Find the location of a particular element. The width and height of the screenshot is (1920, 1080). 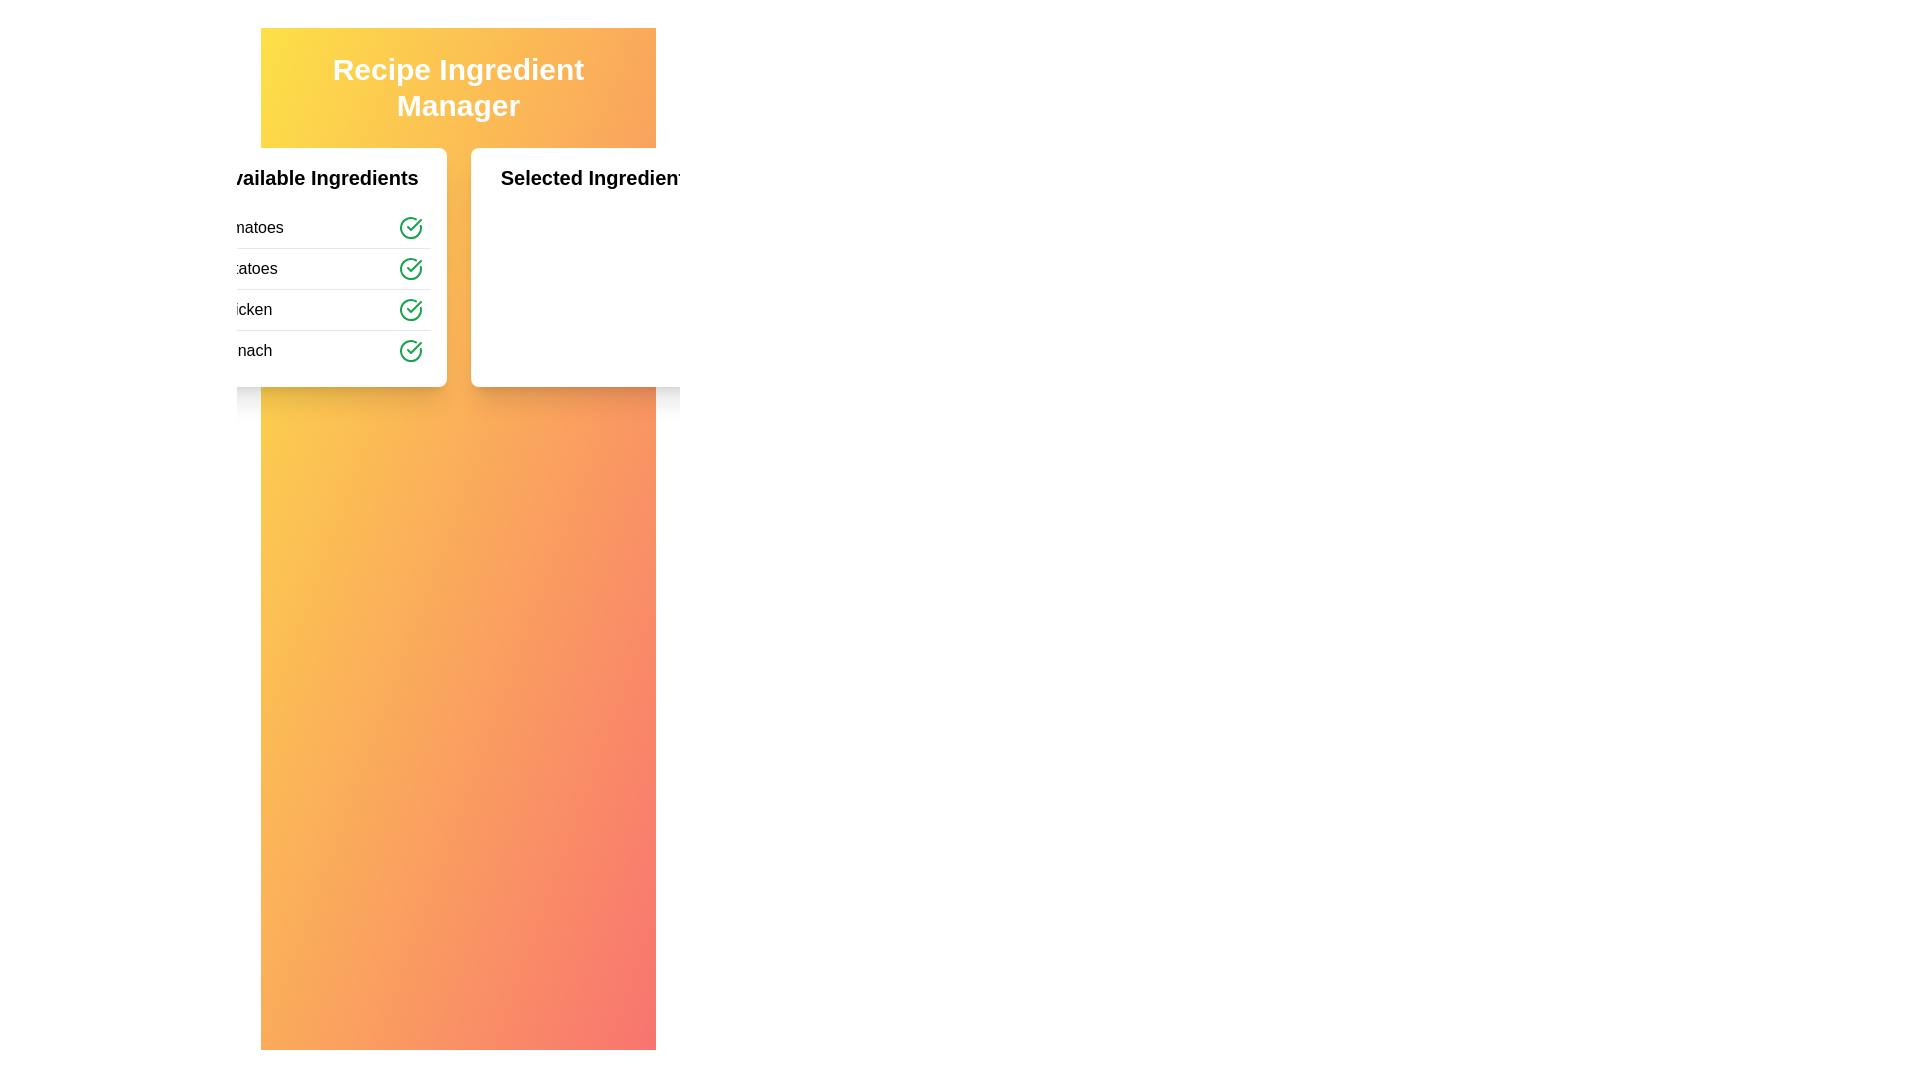

green check icon next to Spinach to add it to the selected list is located at coordinates (409, 350).